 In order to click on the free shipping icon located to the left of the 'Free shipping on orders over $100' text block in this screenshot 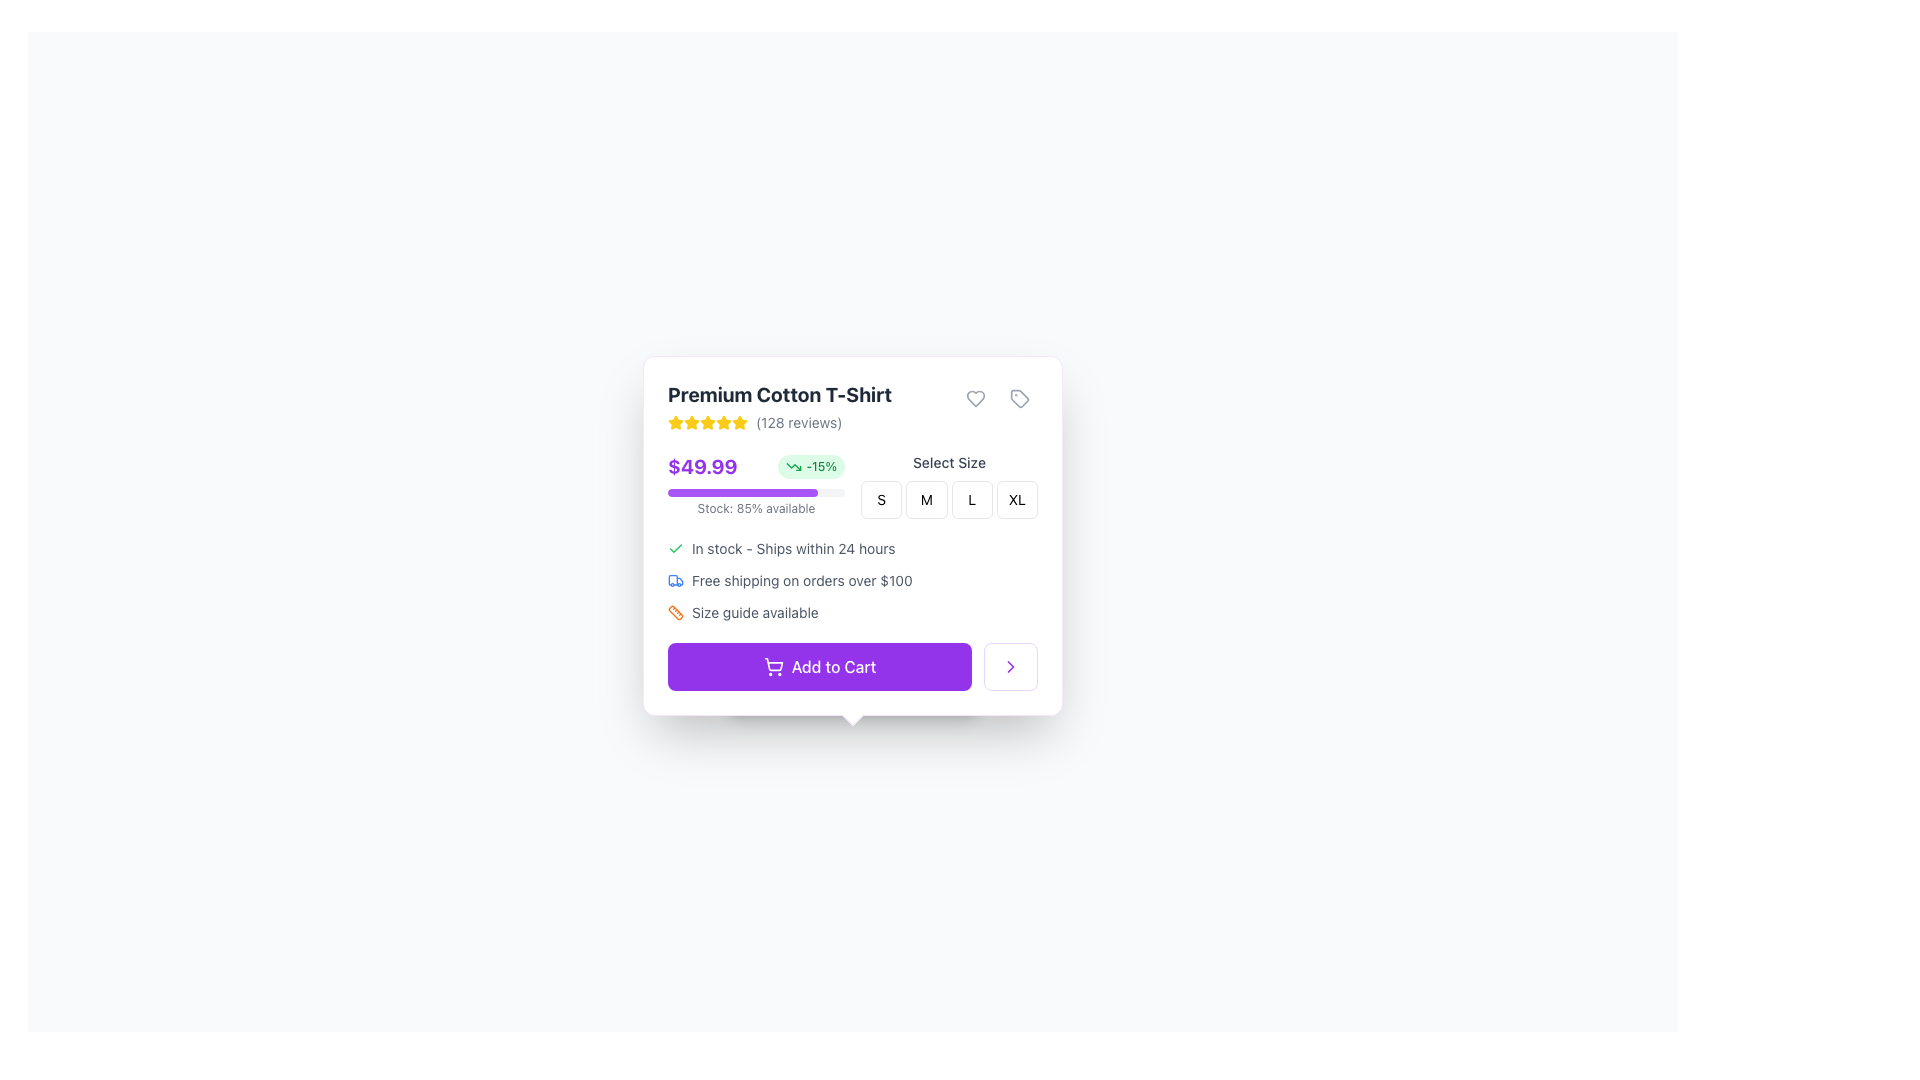, I will do `click(676, 581)`.